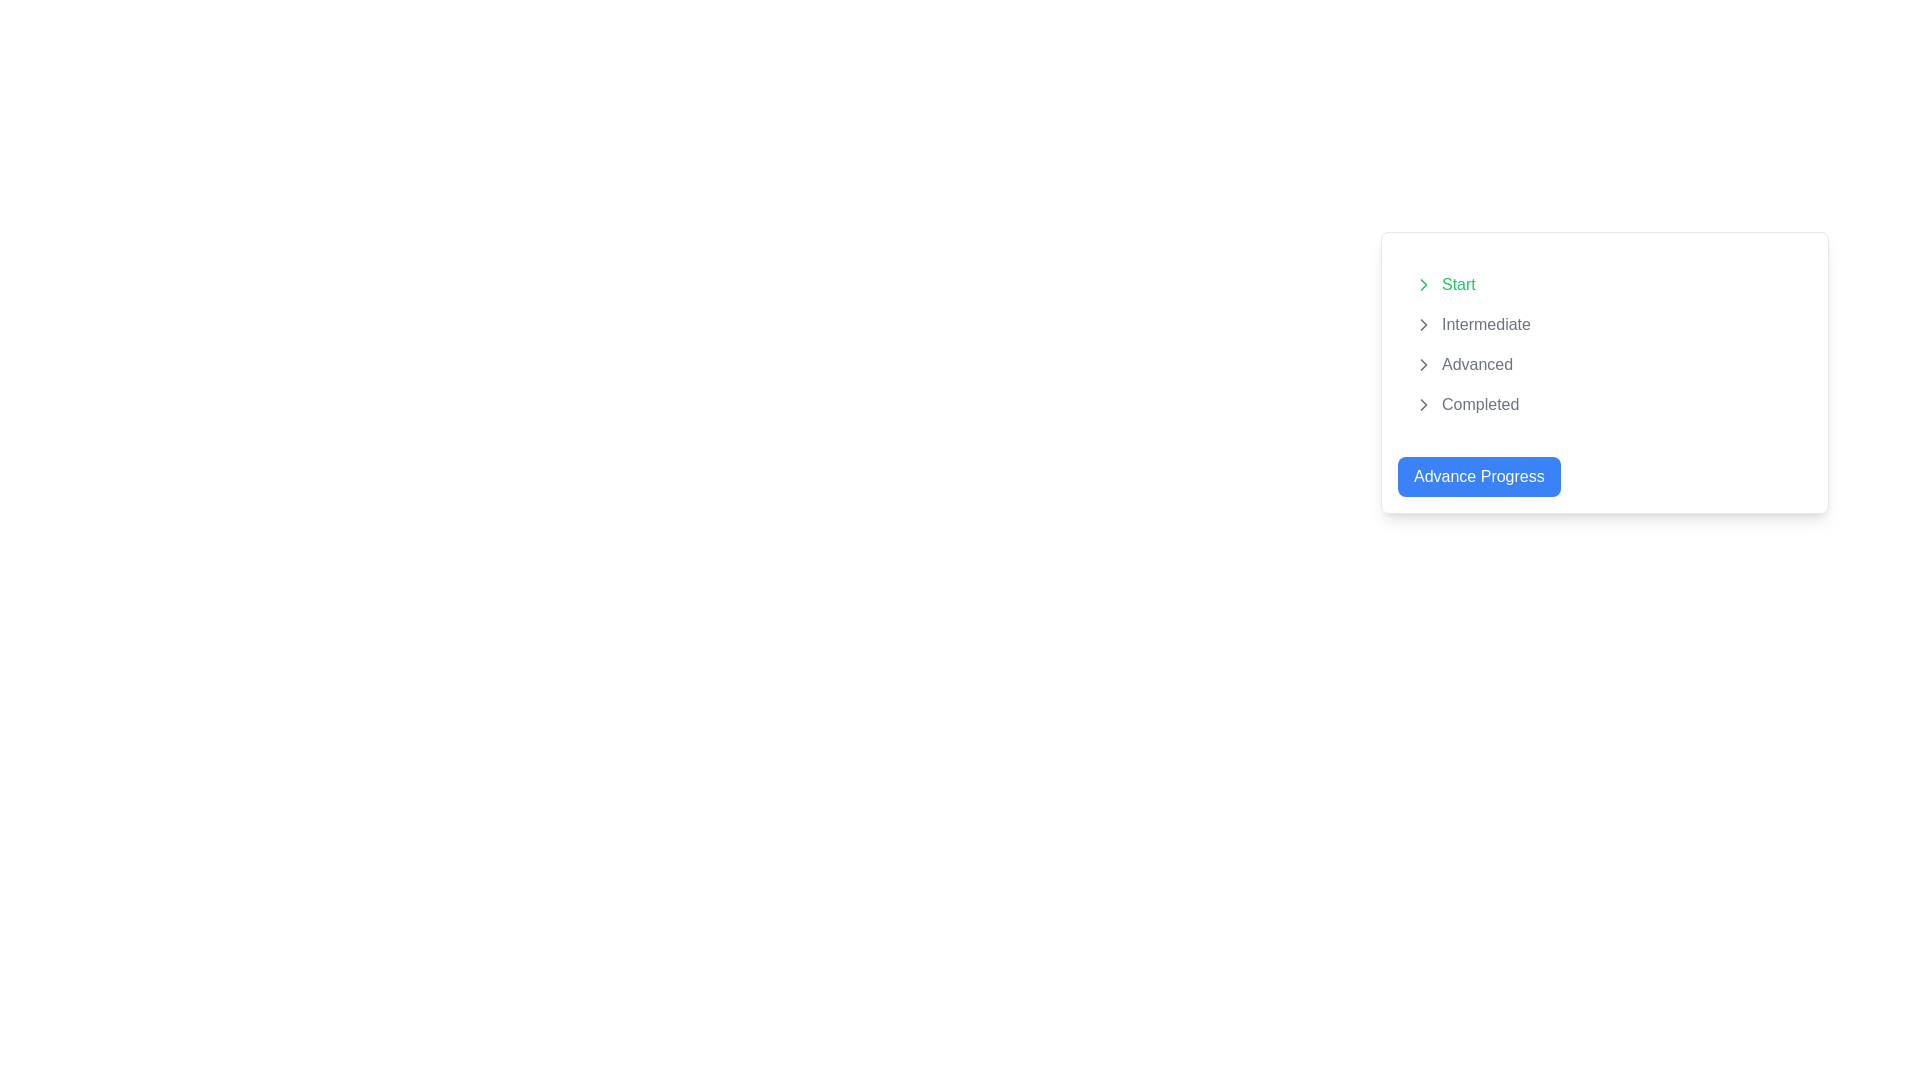 This screenshot has height=1080, width=1920. What do you see at coordinates (1477, 365) in the screenshot?
I see `'Advanced' text label indicating a navigation step in the grouped navigation interface, positioned below 'Intermediate' and above 'Completed'` at bounding box center [1477, 365].